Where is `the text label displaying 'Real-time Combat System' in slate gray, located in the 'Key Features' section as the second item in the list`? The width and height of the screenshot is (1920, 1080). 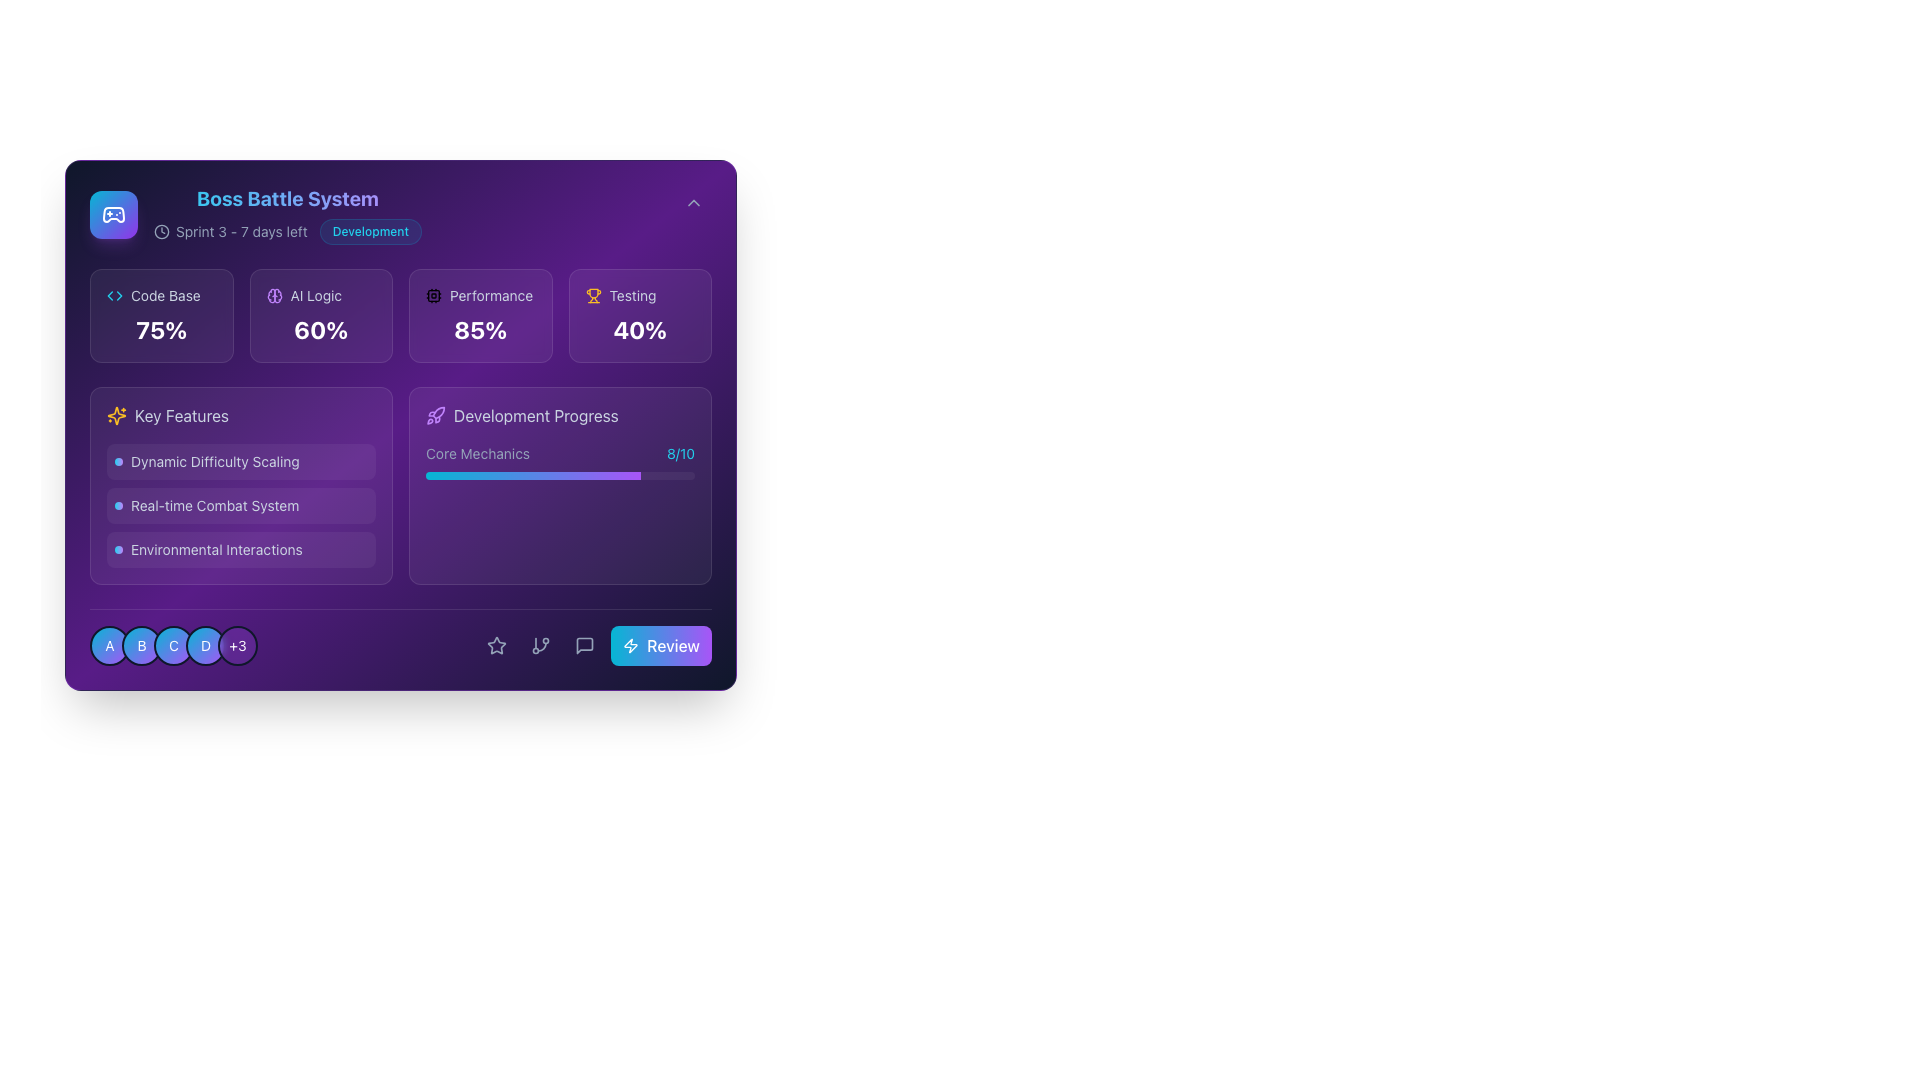
the text label displaying 'Real-time Combat System' in slate gray, located in the 'Key Features' section as the second item in the list is located at coordinates (215, 504).